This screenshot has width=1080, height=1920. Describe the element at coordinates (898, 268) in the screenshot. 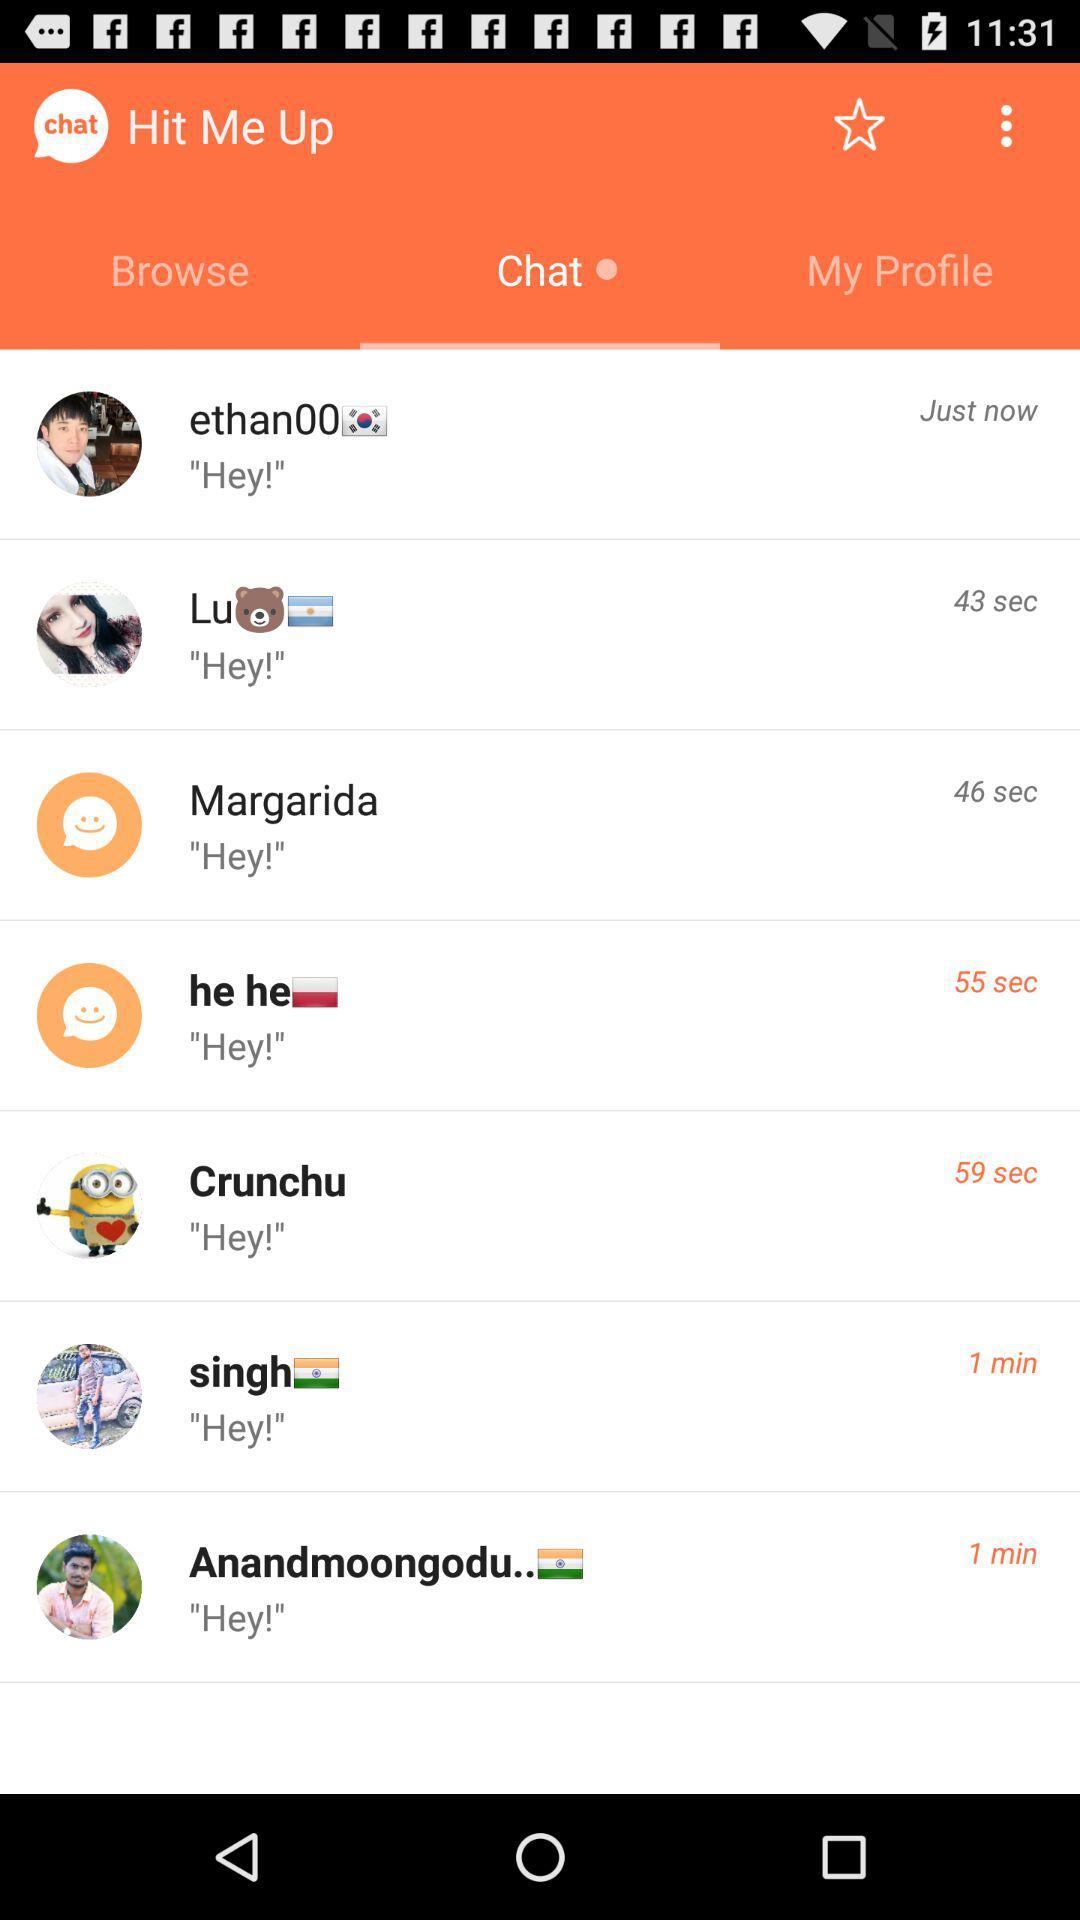

I see `the my profile icon` at that location.